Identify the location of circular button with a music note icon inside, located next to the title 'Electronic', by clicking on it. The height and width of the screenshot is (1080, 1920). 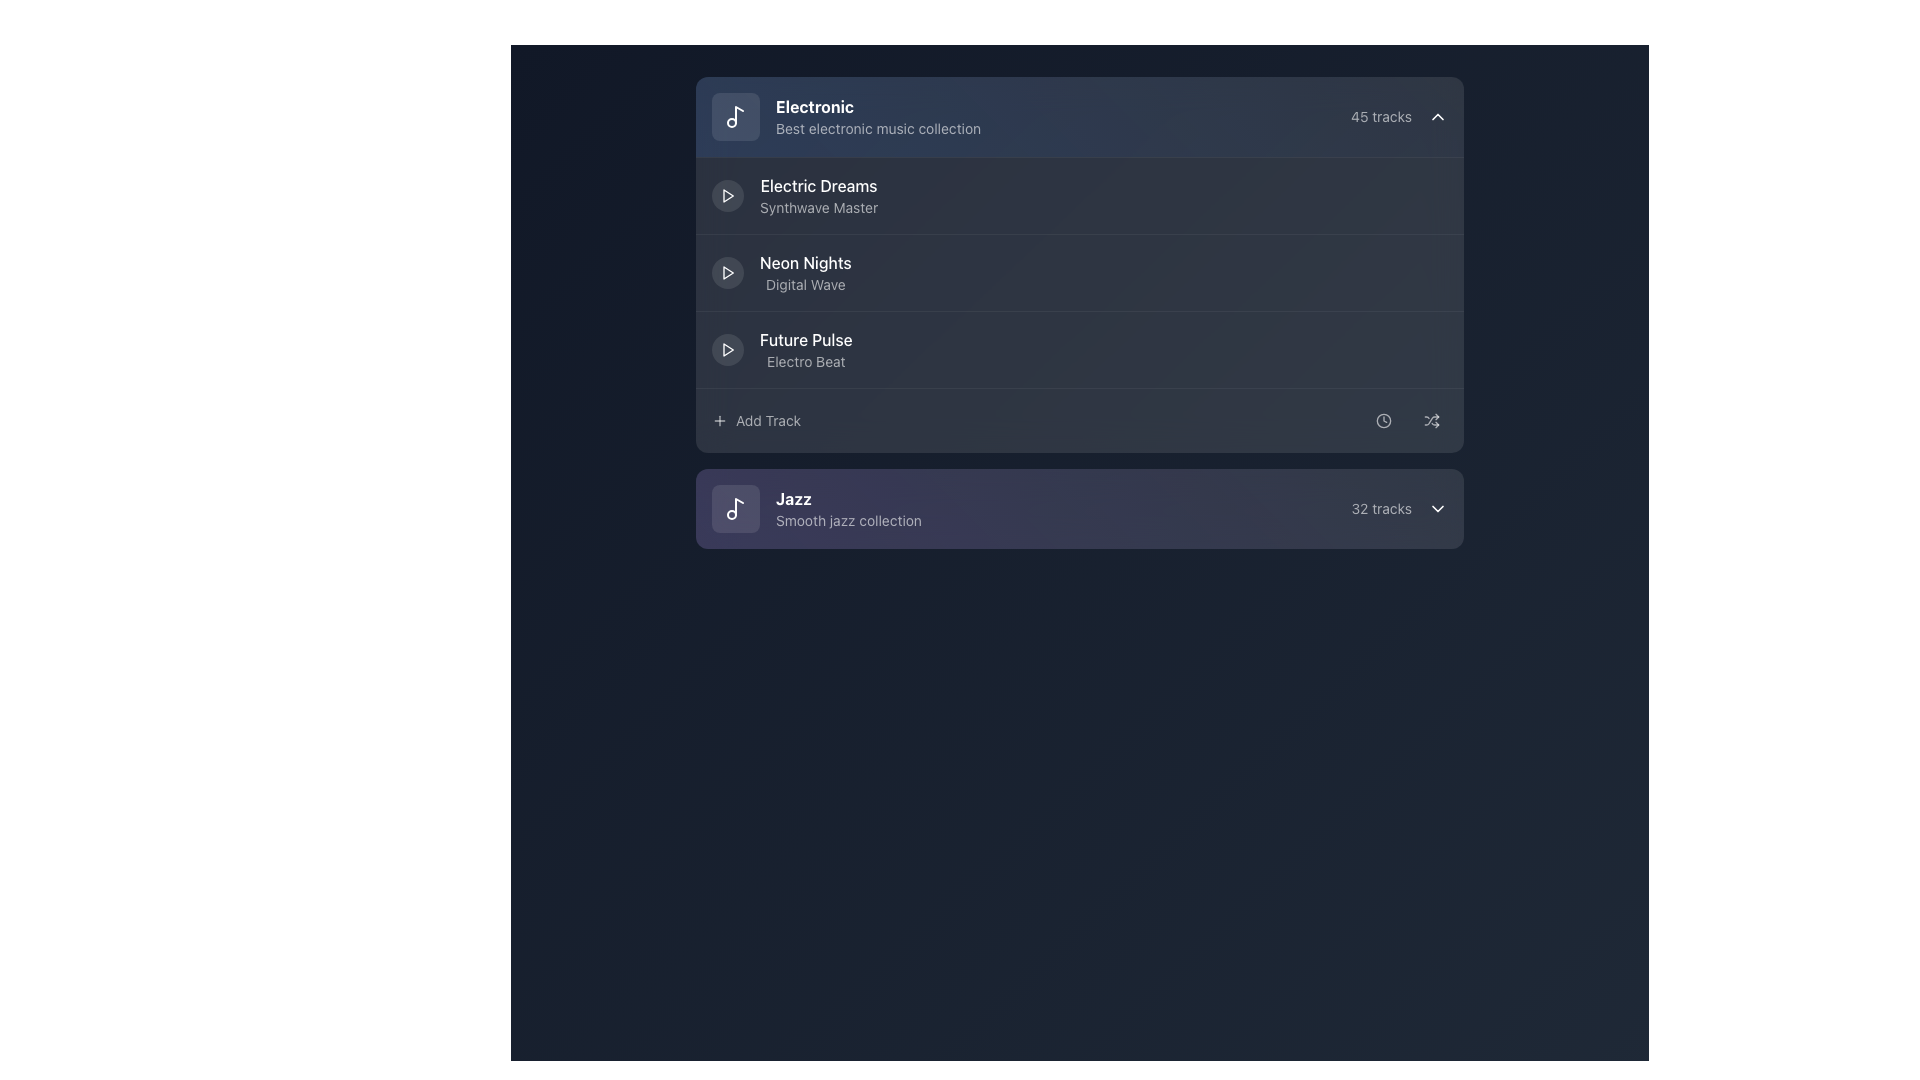
(734, 116).